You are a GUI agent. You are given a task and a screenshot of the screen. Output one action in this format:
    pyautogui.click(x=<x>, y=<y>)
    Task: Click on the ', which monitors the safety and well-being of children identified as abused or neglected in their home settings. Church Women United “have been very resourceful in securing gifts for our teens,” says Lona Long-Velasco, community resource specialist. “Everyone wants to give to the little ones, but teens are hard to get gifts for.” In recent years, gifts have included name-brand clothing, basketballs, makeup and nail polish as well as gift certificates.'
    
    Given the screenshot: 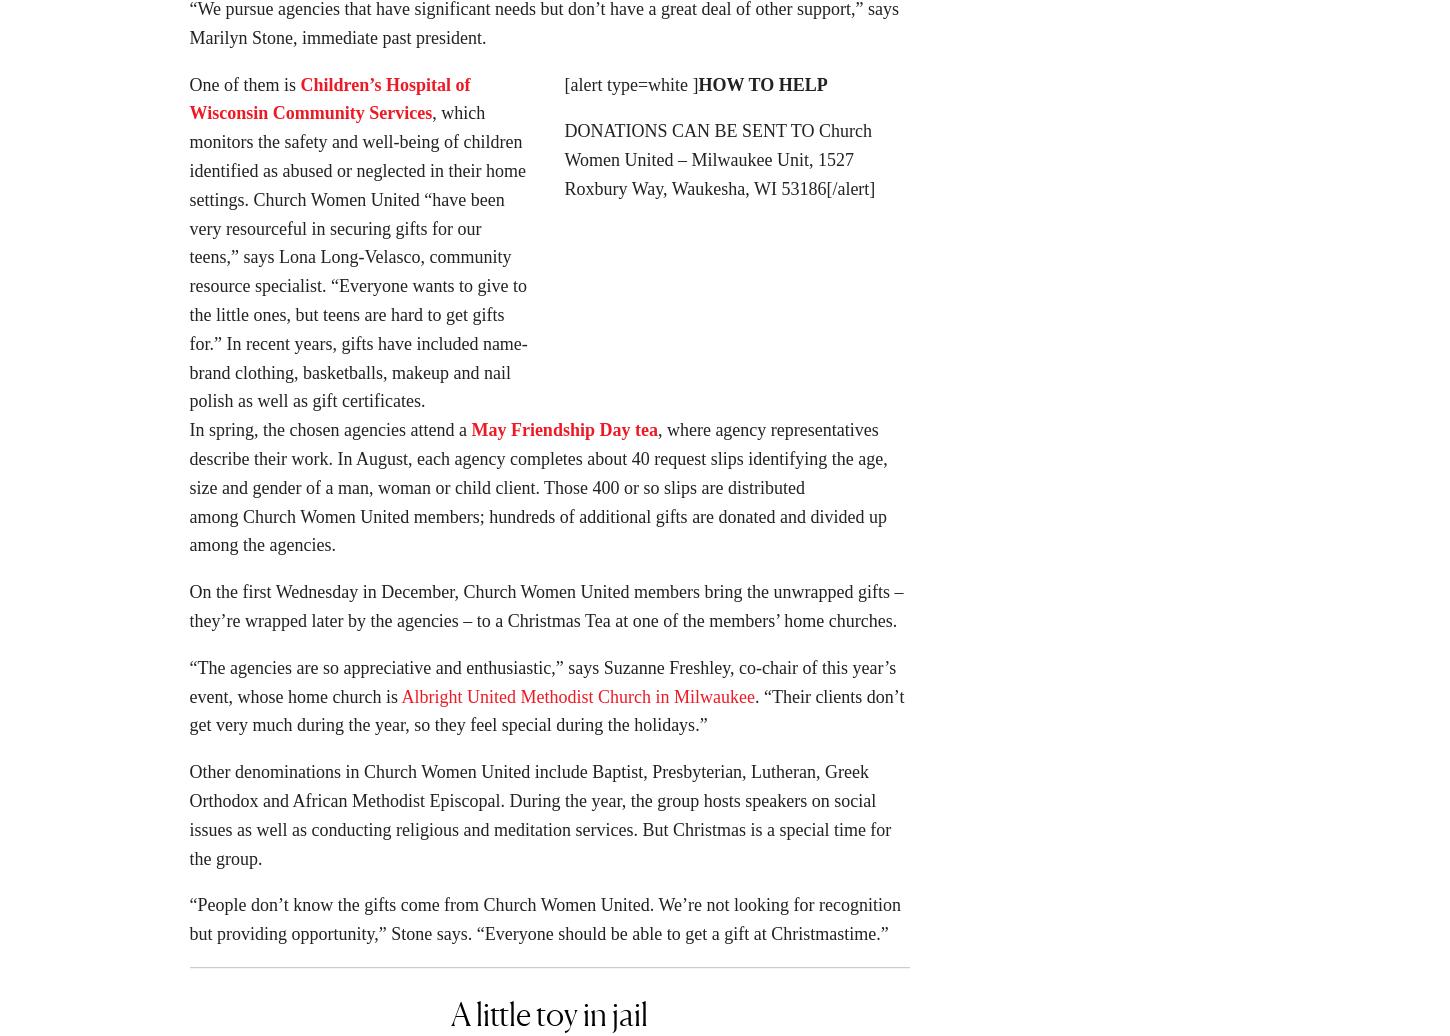 What is the action you would take?
    pyautogui.click(x=358, y=263)
    